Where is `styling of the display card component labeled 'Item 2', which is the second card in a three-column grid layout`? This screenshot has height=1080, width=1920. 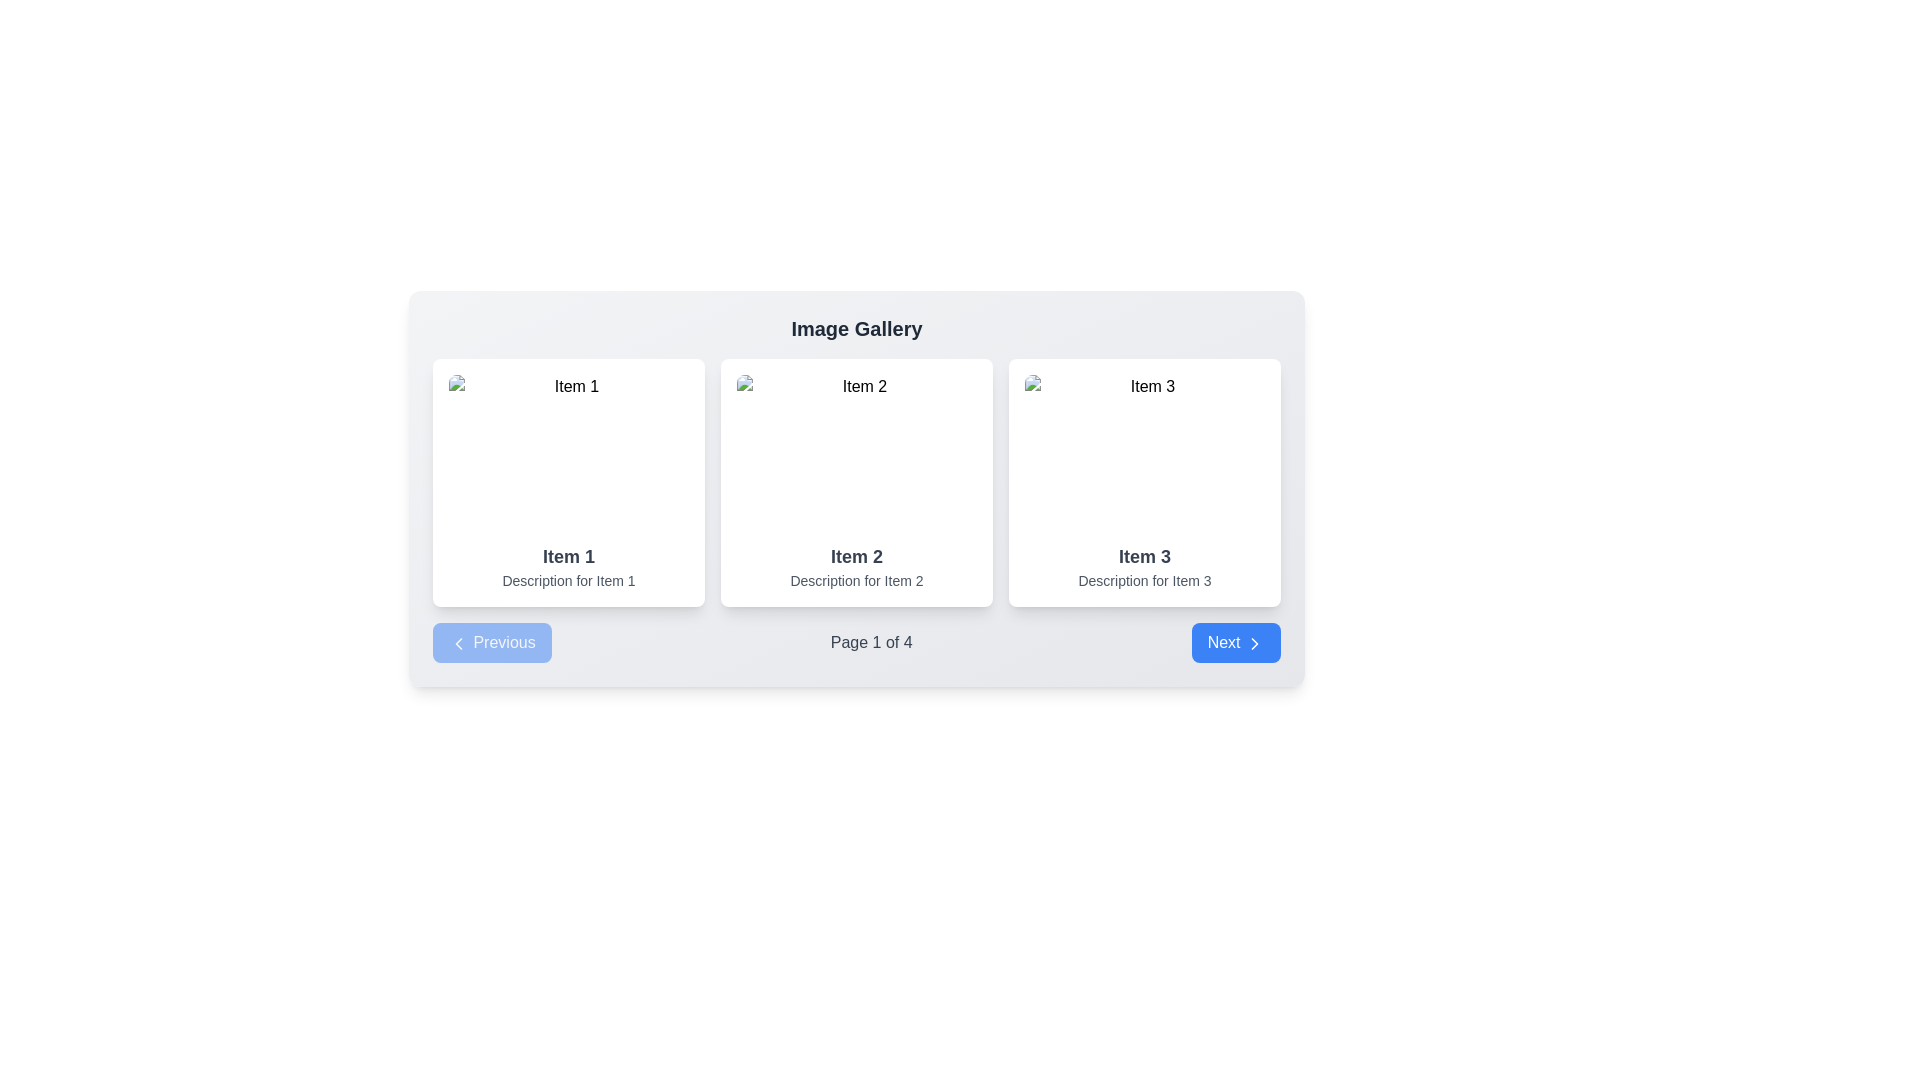 styling of the display card component labeled 'Item 2', which is the second card in a three-column grid layout is located at coordinates (857, 482).